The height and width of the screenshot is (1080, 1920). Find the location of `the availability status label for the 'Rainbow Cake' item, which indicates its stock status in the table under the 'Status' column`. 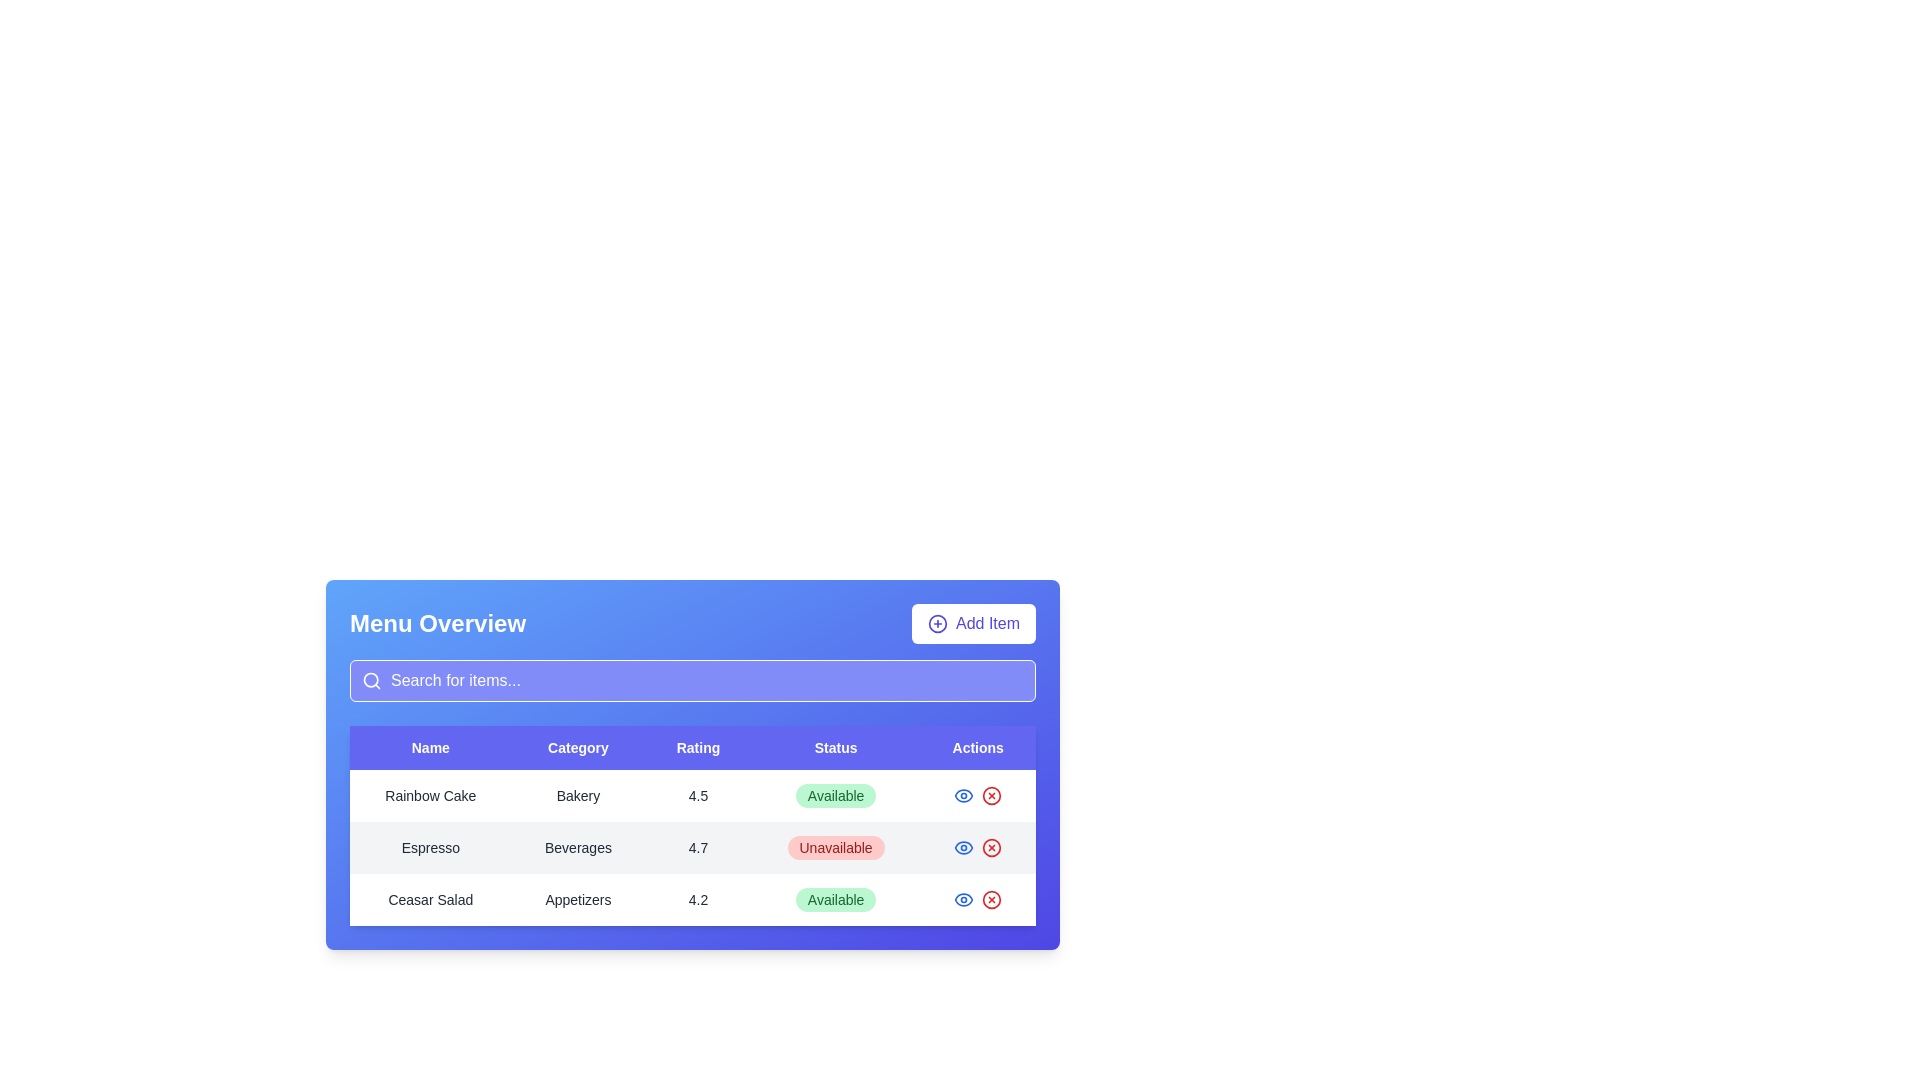

the availability status label for the 'Rainbow Cake' item, which indicates its stock status in the table under the 'Status' column is located at coordinates (836, 794).